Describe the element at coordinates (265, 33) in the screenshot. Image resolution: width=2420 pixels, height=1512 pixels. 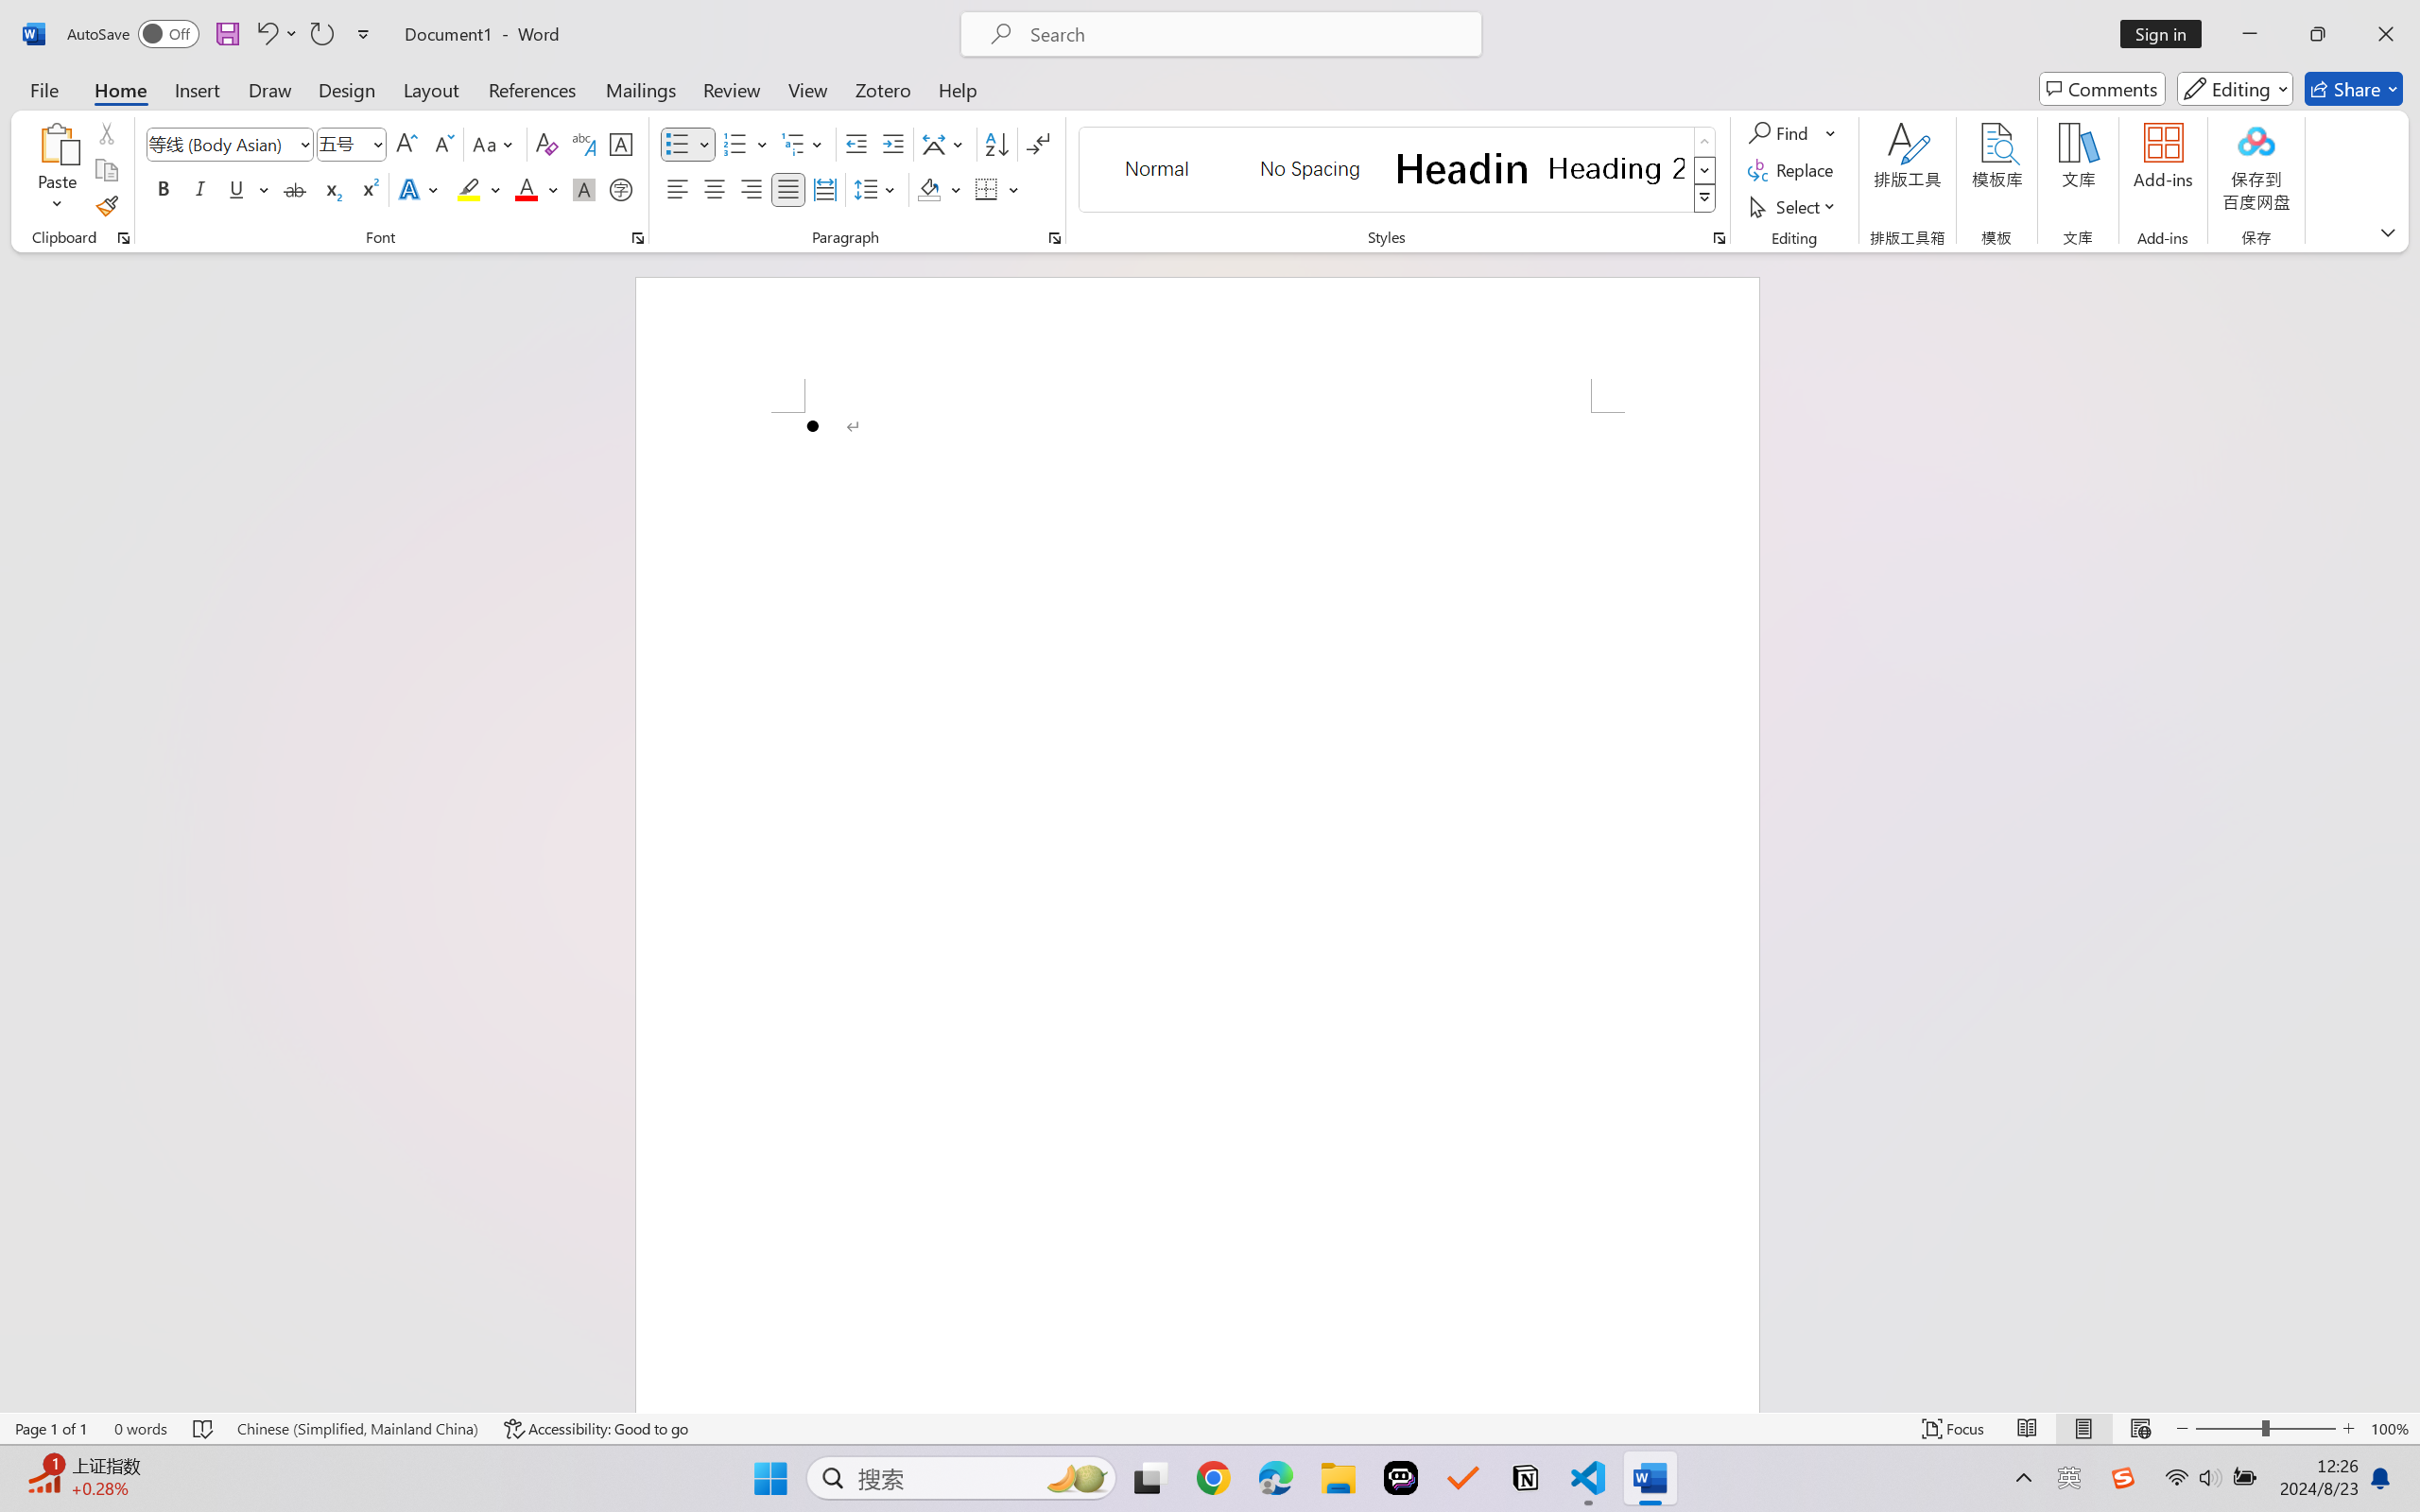
I see `'Undo Bullet Default'` at that location.